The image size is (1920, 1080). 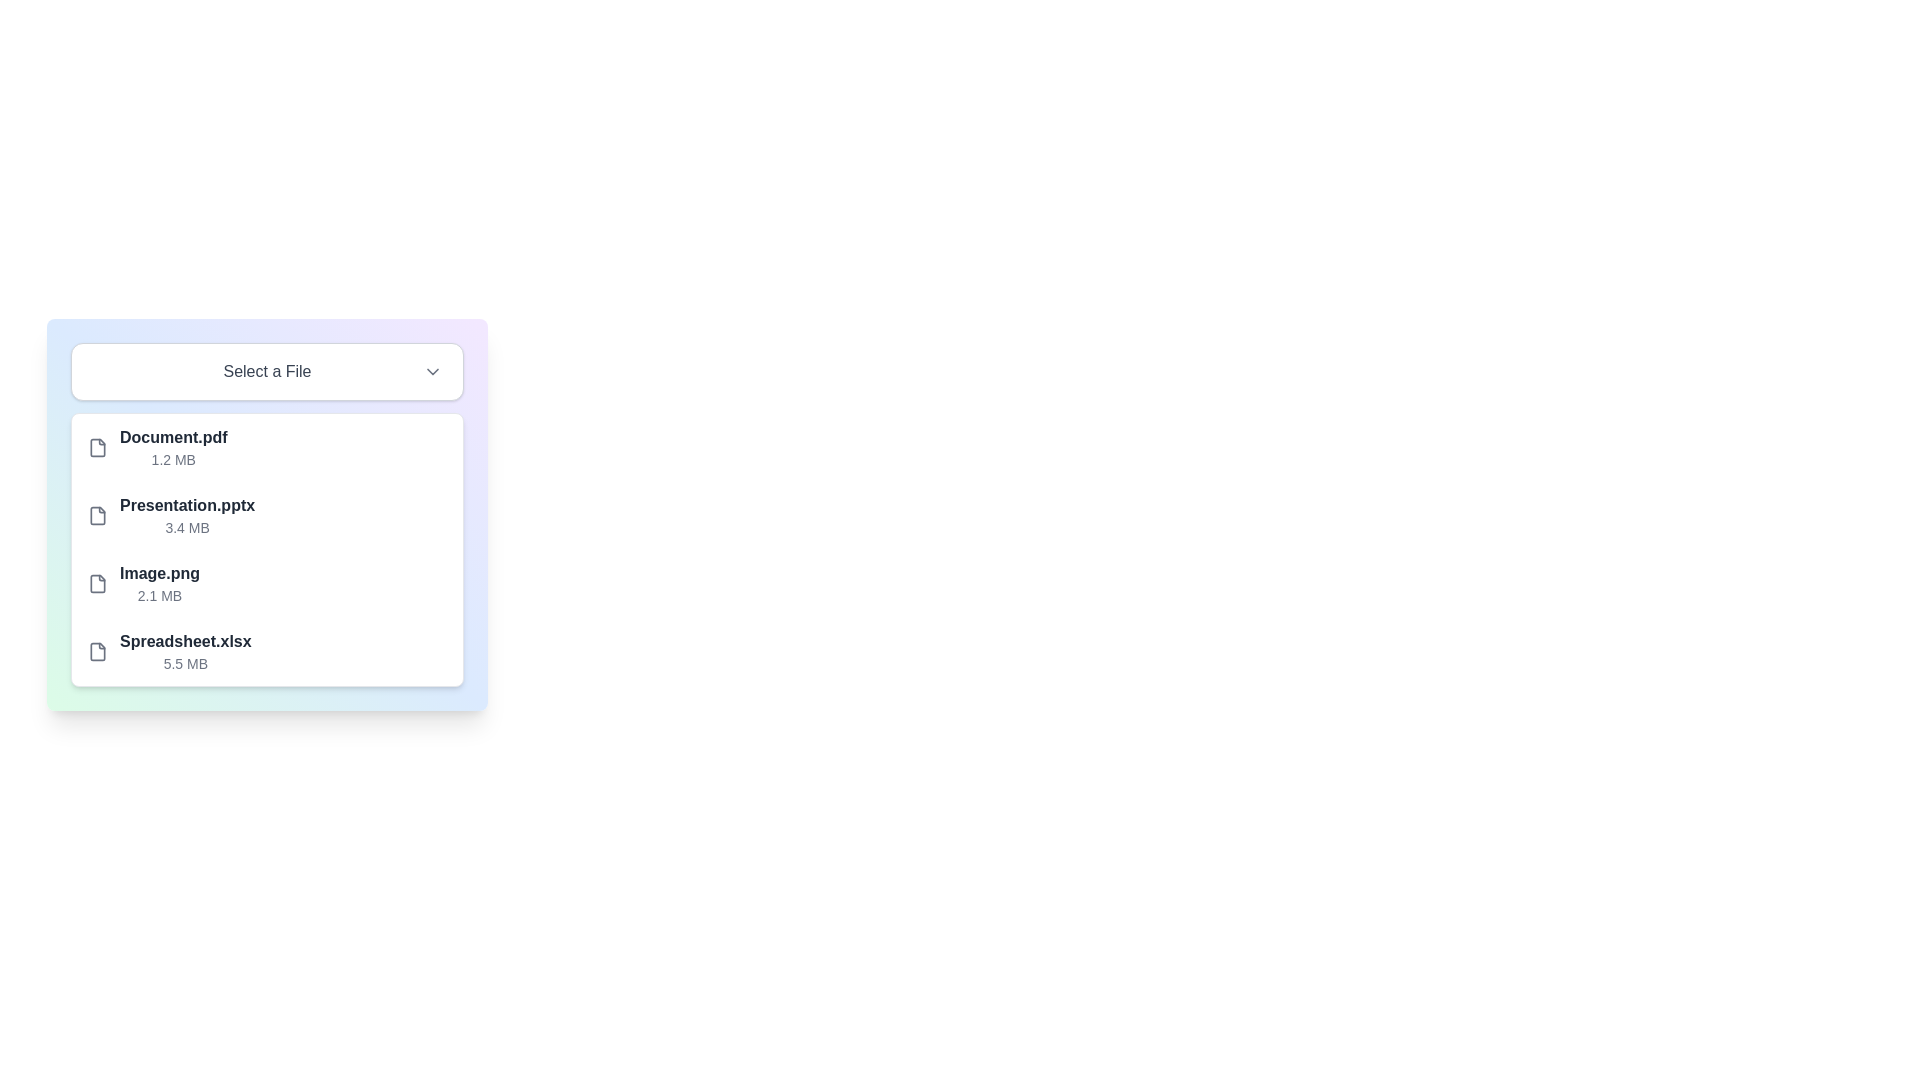 What do you see at coordinates (96, 514) in the screenshot?
I see `the Document/File icon located to the left of the filename 'Presentation.pptx' in the second row of the file list` at bounding box center [96, 514].